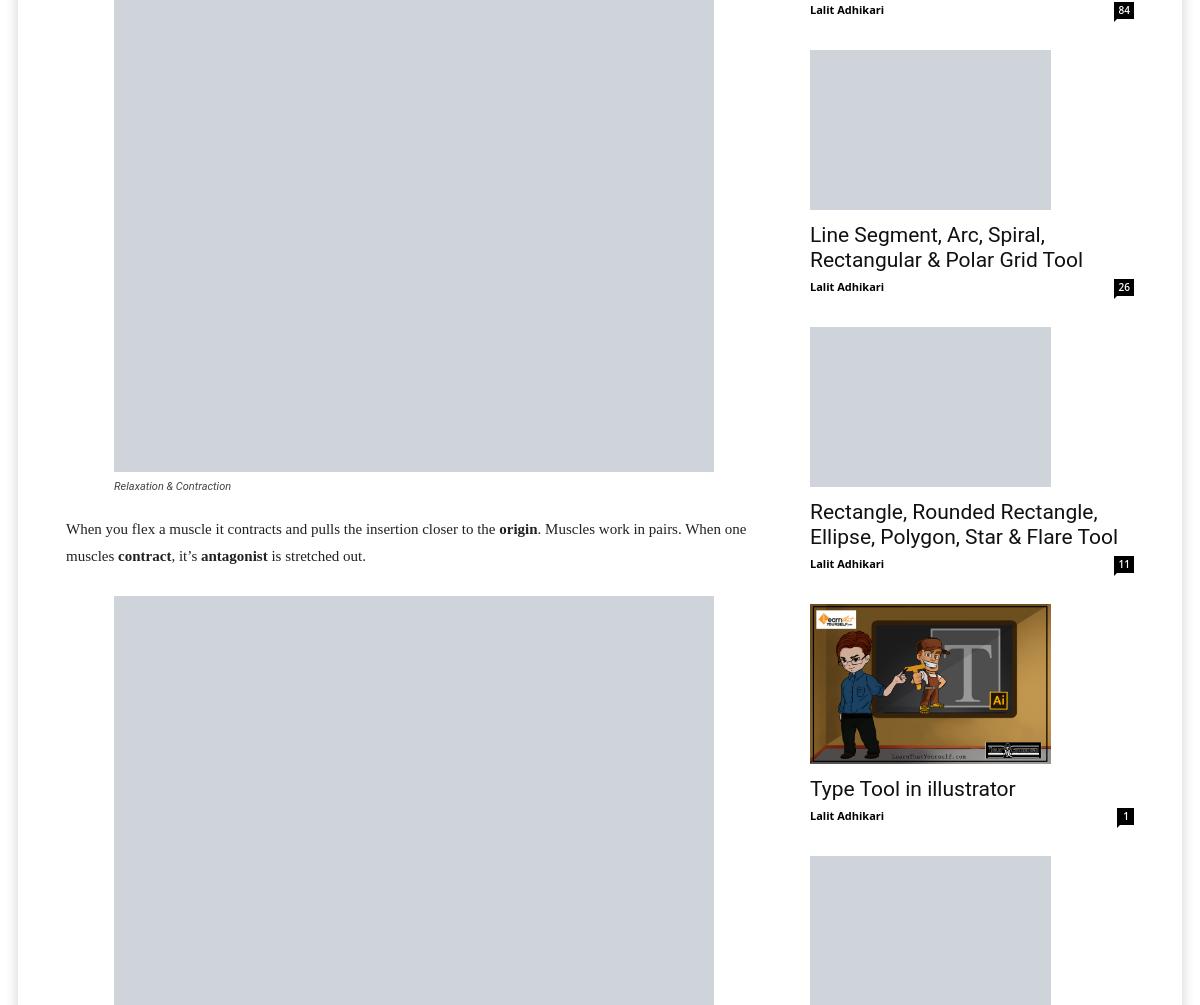 The width and height of the screenshot is (1200, 1005). What do you see at coordinates (1123, 285) in the screenshot?
I see `'26'` at bounding box center [1123, 285].